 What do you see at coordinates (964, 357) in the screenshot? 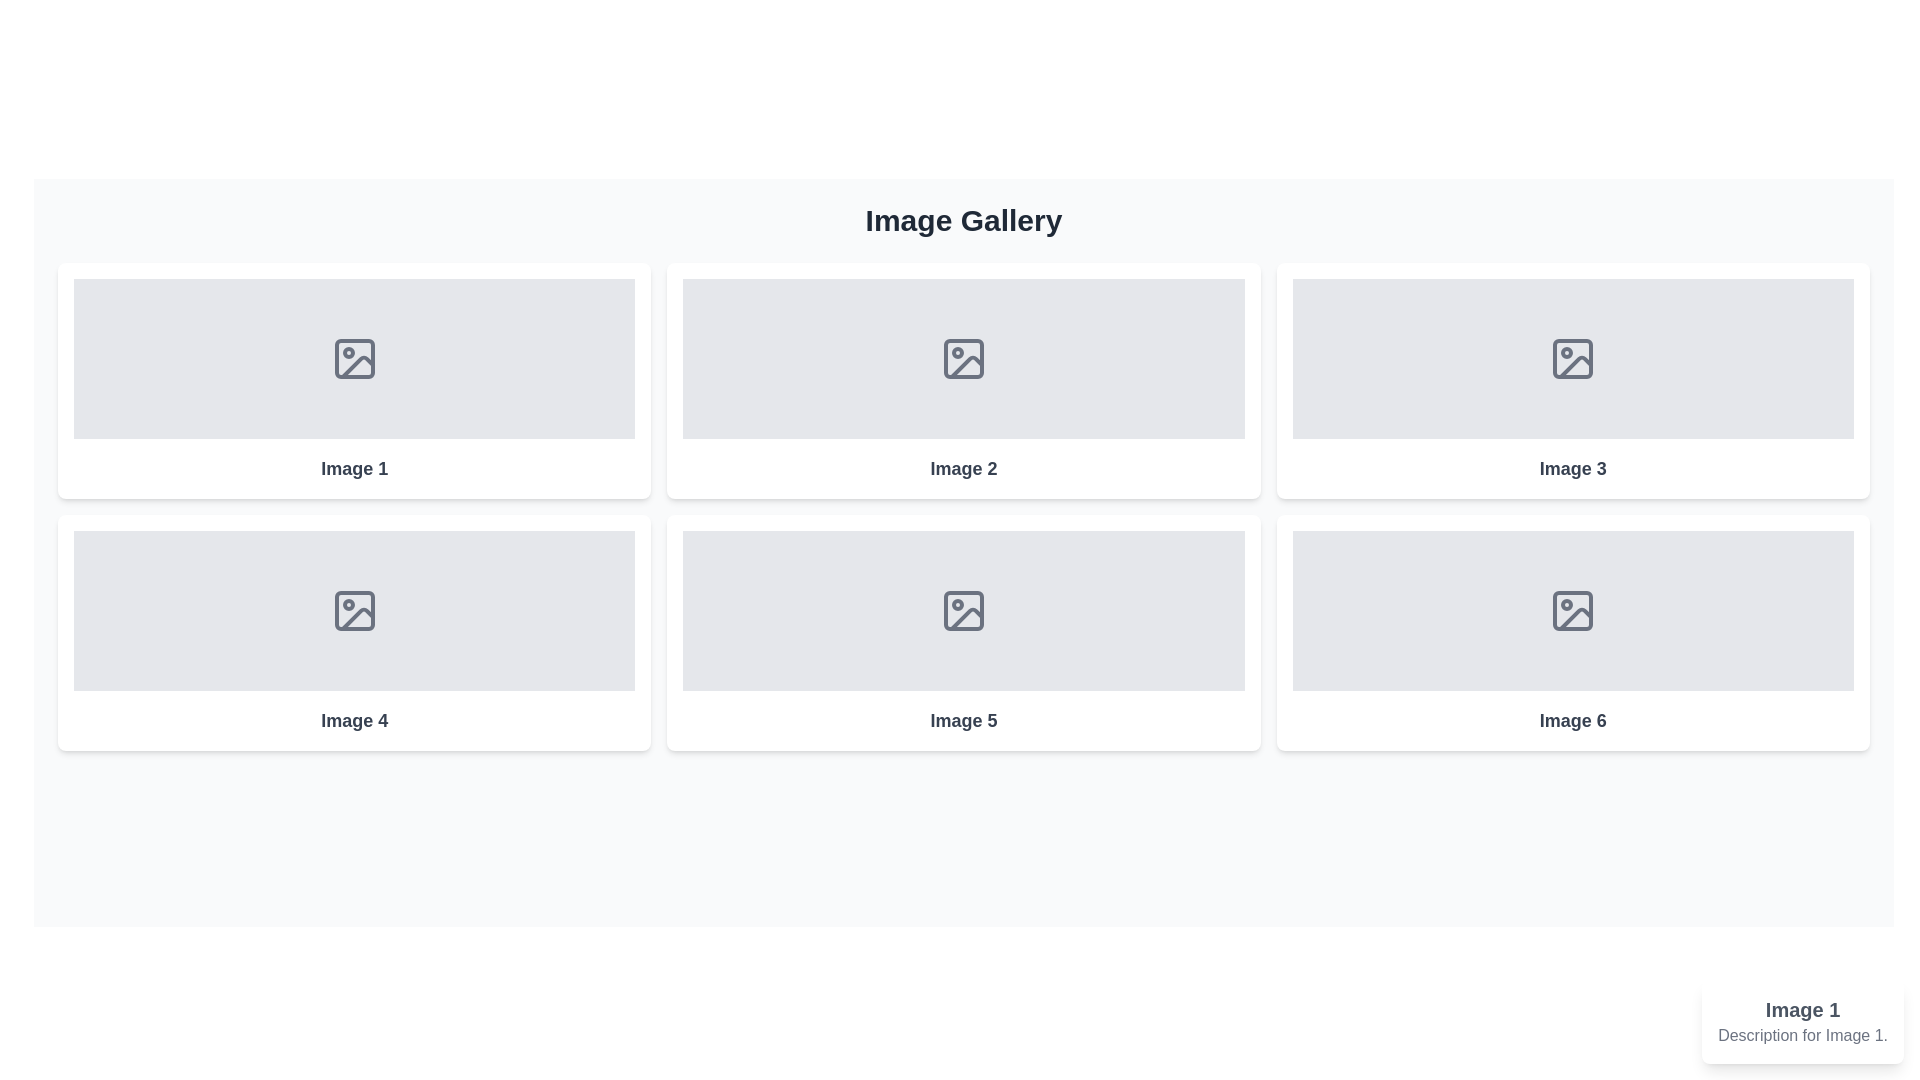
I see `the placeholder icon in the second box of the first row in the 'Image Gallery' section` at bounding box center [964, 357].